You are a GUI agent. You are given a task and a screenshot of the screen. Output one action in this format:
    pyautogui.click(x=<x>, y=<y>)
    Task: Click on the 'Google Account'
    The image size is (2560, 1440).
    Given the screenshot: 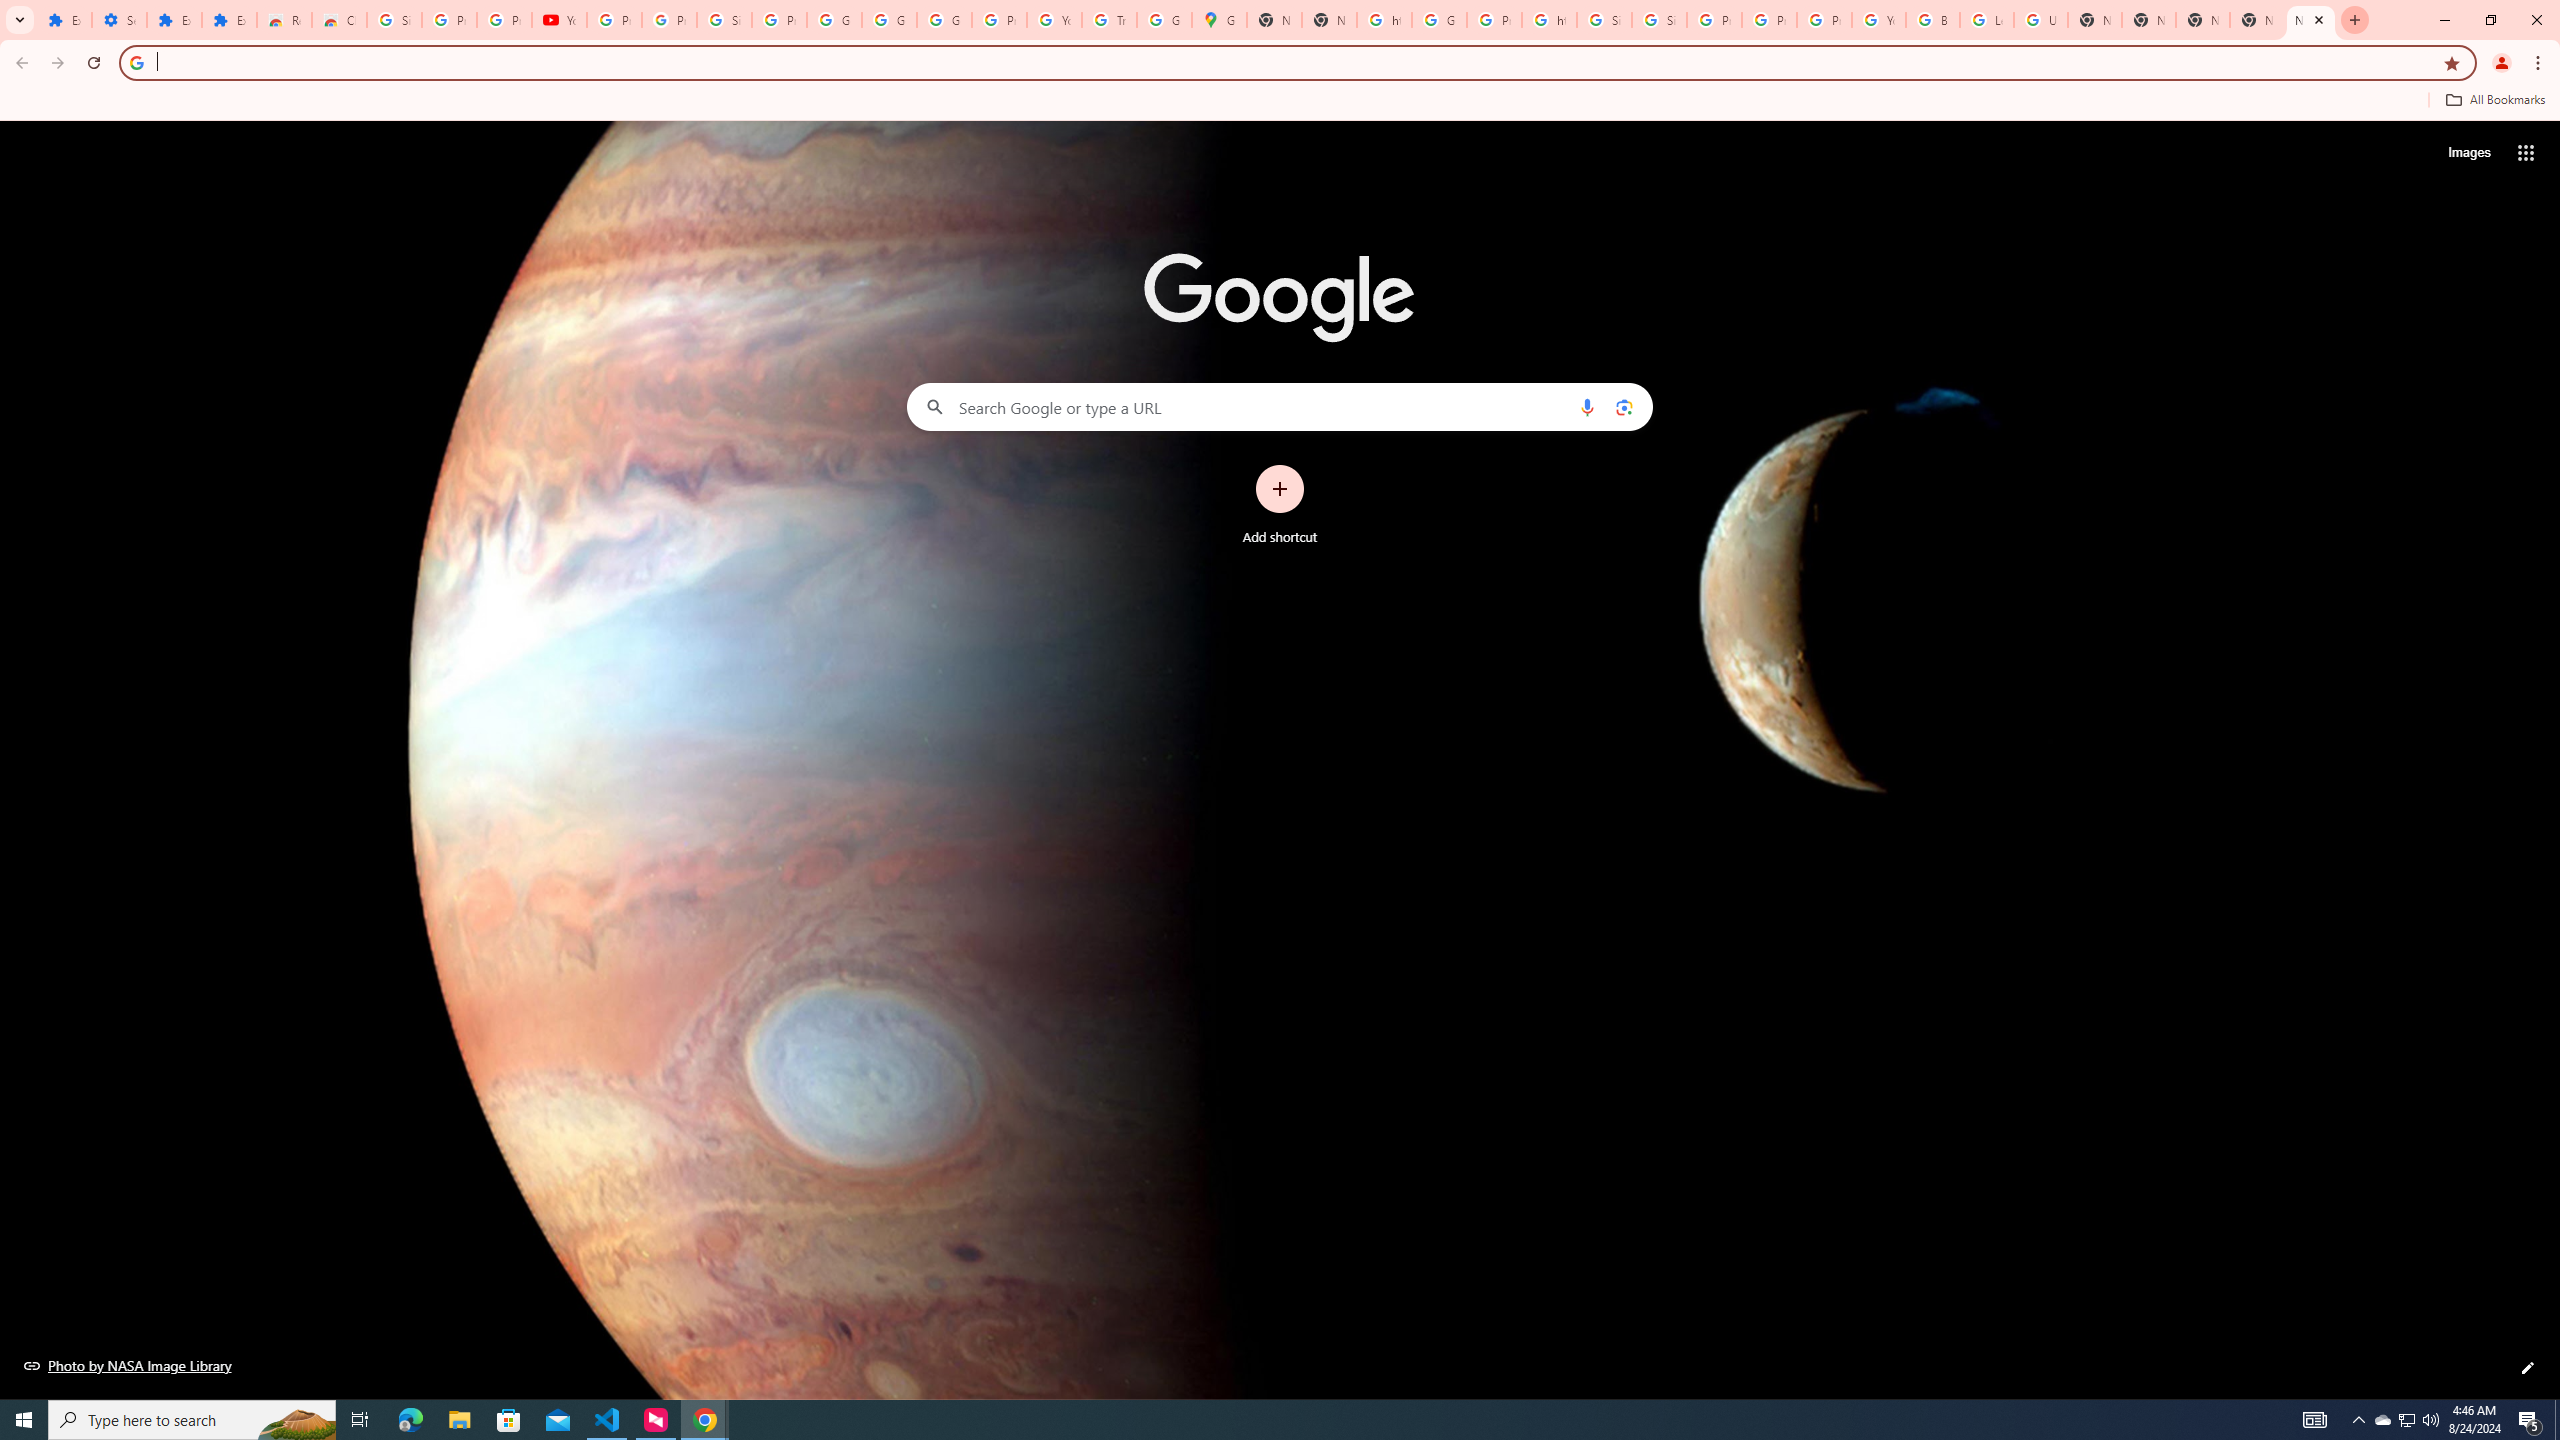 What is the action you would take?
    pyautogui.click(x=888, y=19)
    